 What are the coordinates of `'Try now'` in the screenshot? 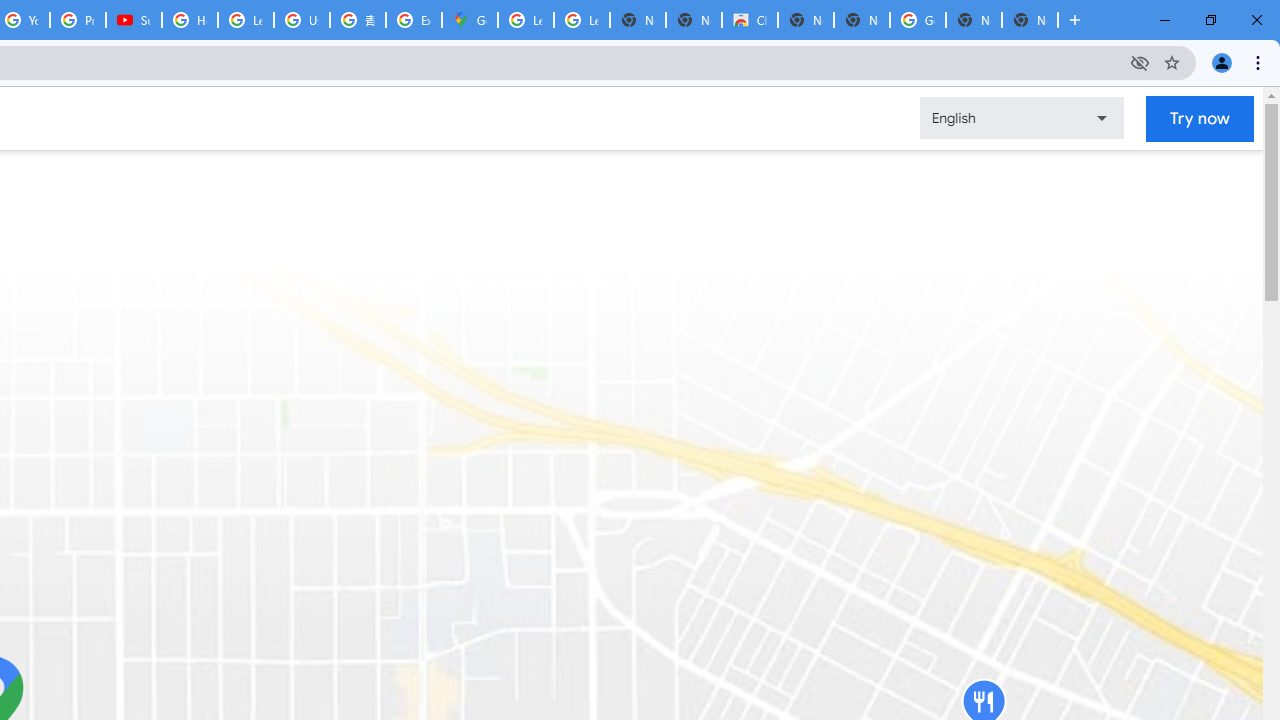 It's located at (1200, 118).